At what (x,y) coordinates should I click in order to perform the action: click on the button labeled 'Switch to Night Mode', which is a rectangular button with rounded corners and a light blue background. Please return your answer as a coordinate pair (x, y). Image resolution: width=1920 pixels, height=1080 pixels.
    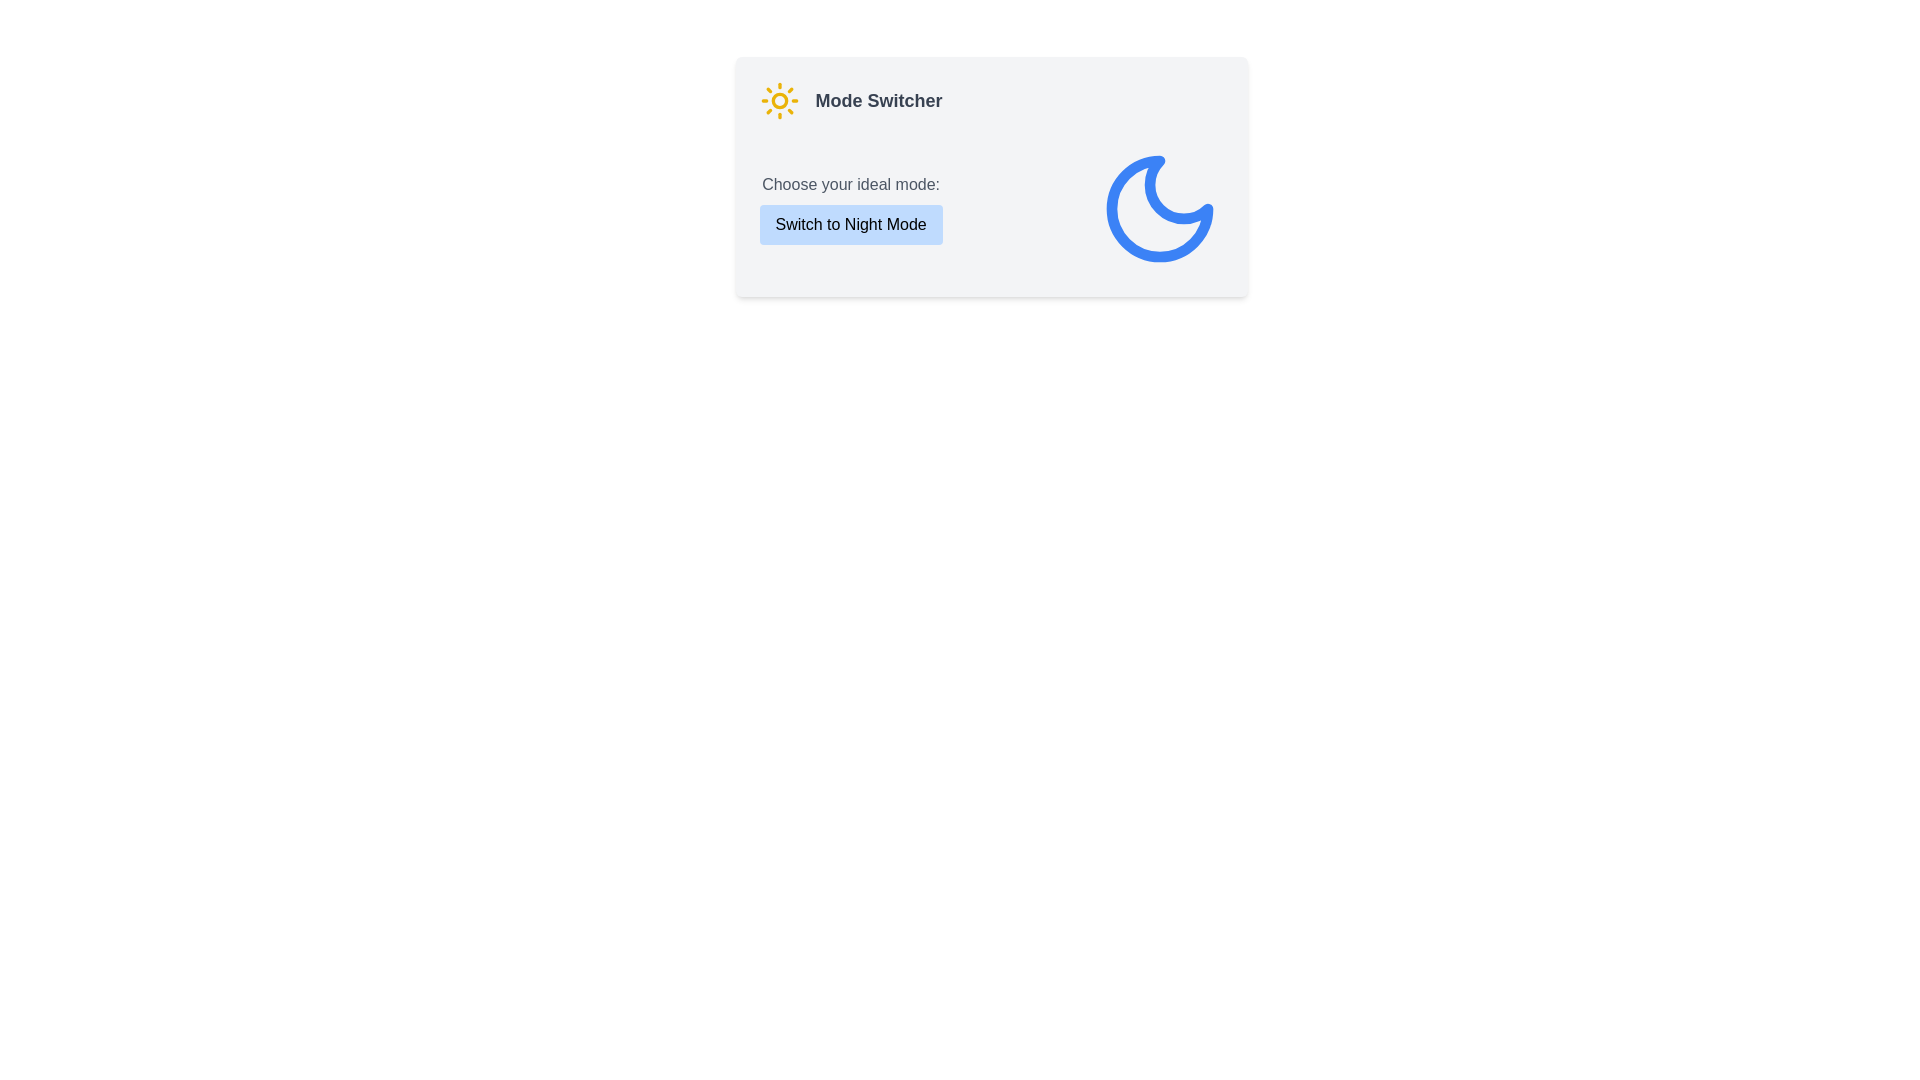
    Looking at the image, I should click on (851, 224).